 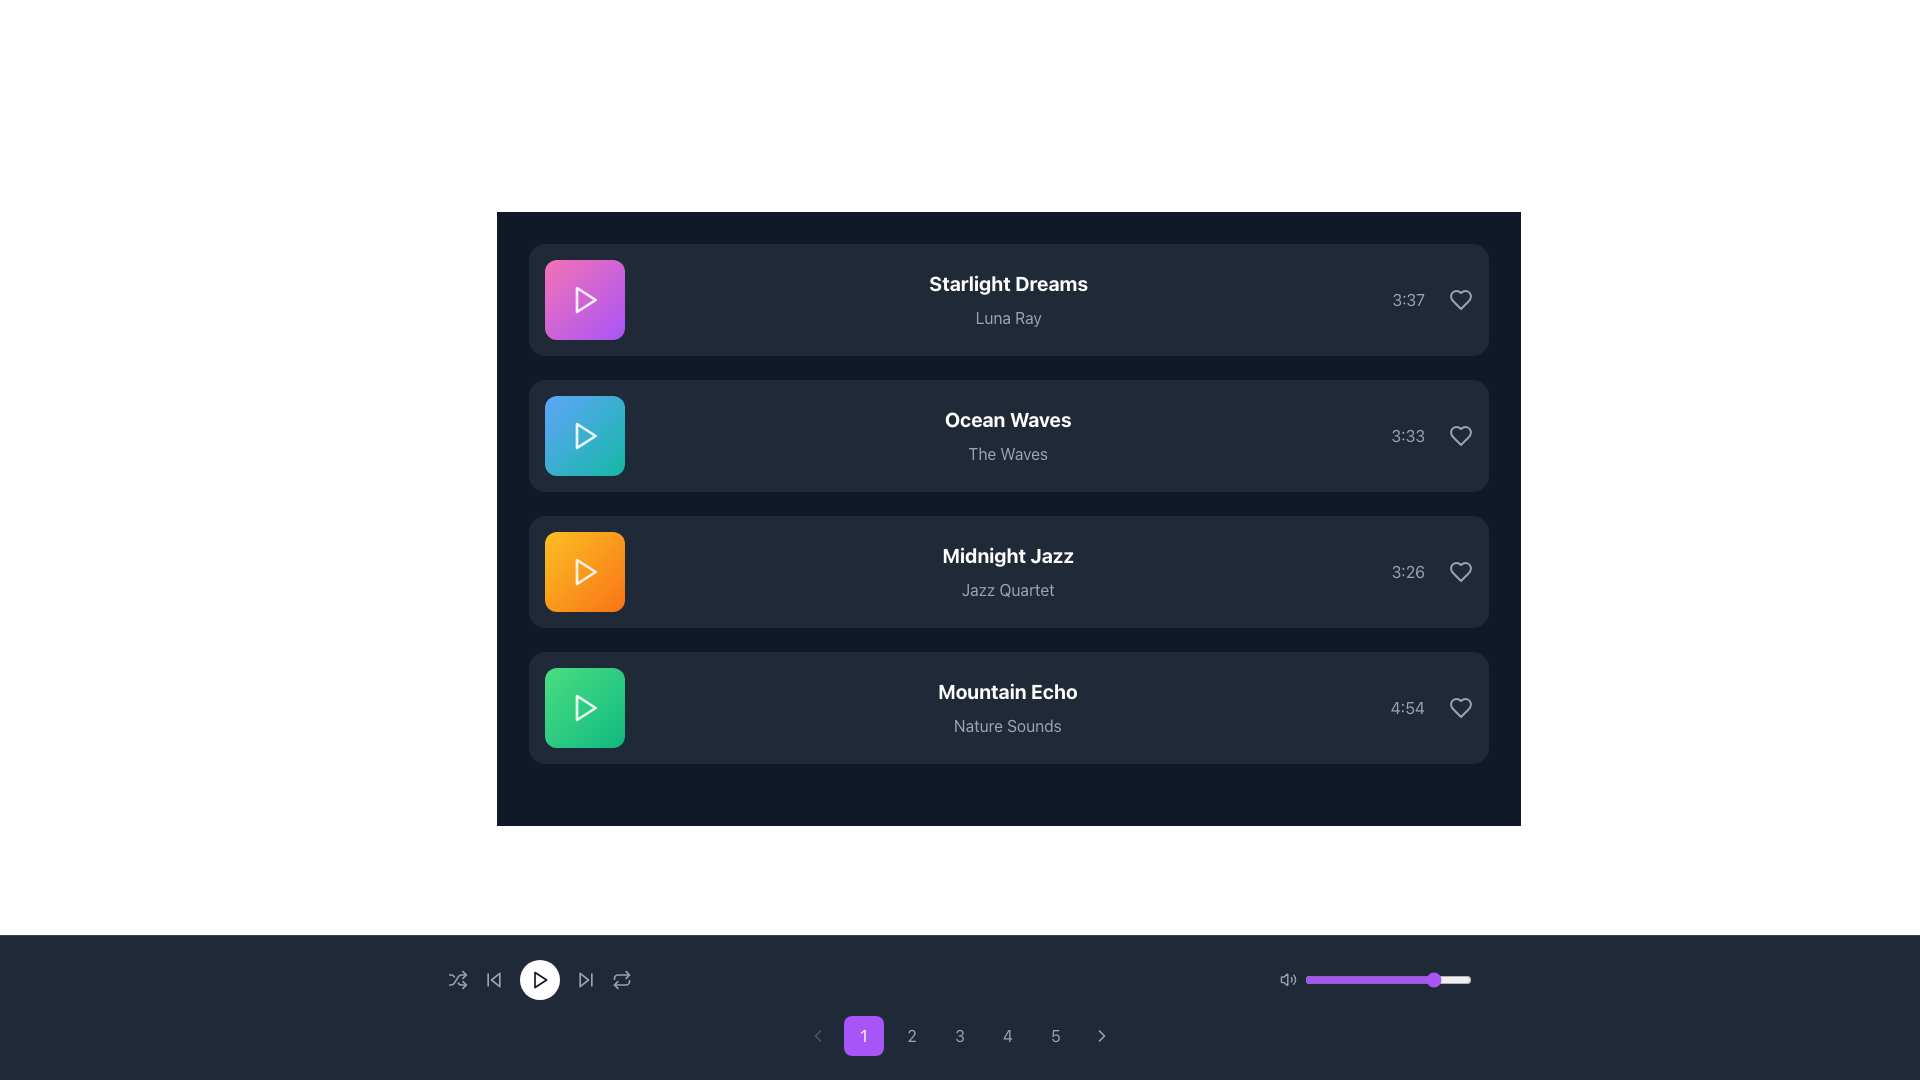 What do you see at coordinates (1460, 707) in the screenshot?
I see `the heart-shaped icon button at the far right of the 'Mountain Echo' list item to favorite or unfavorite the track` at bounding box center [1460, 707].